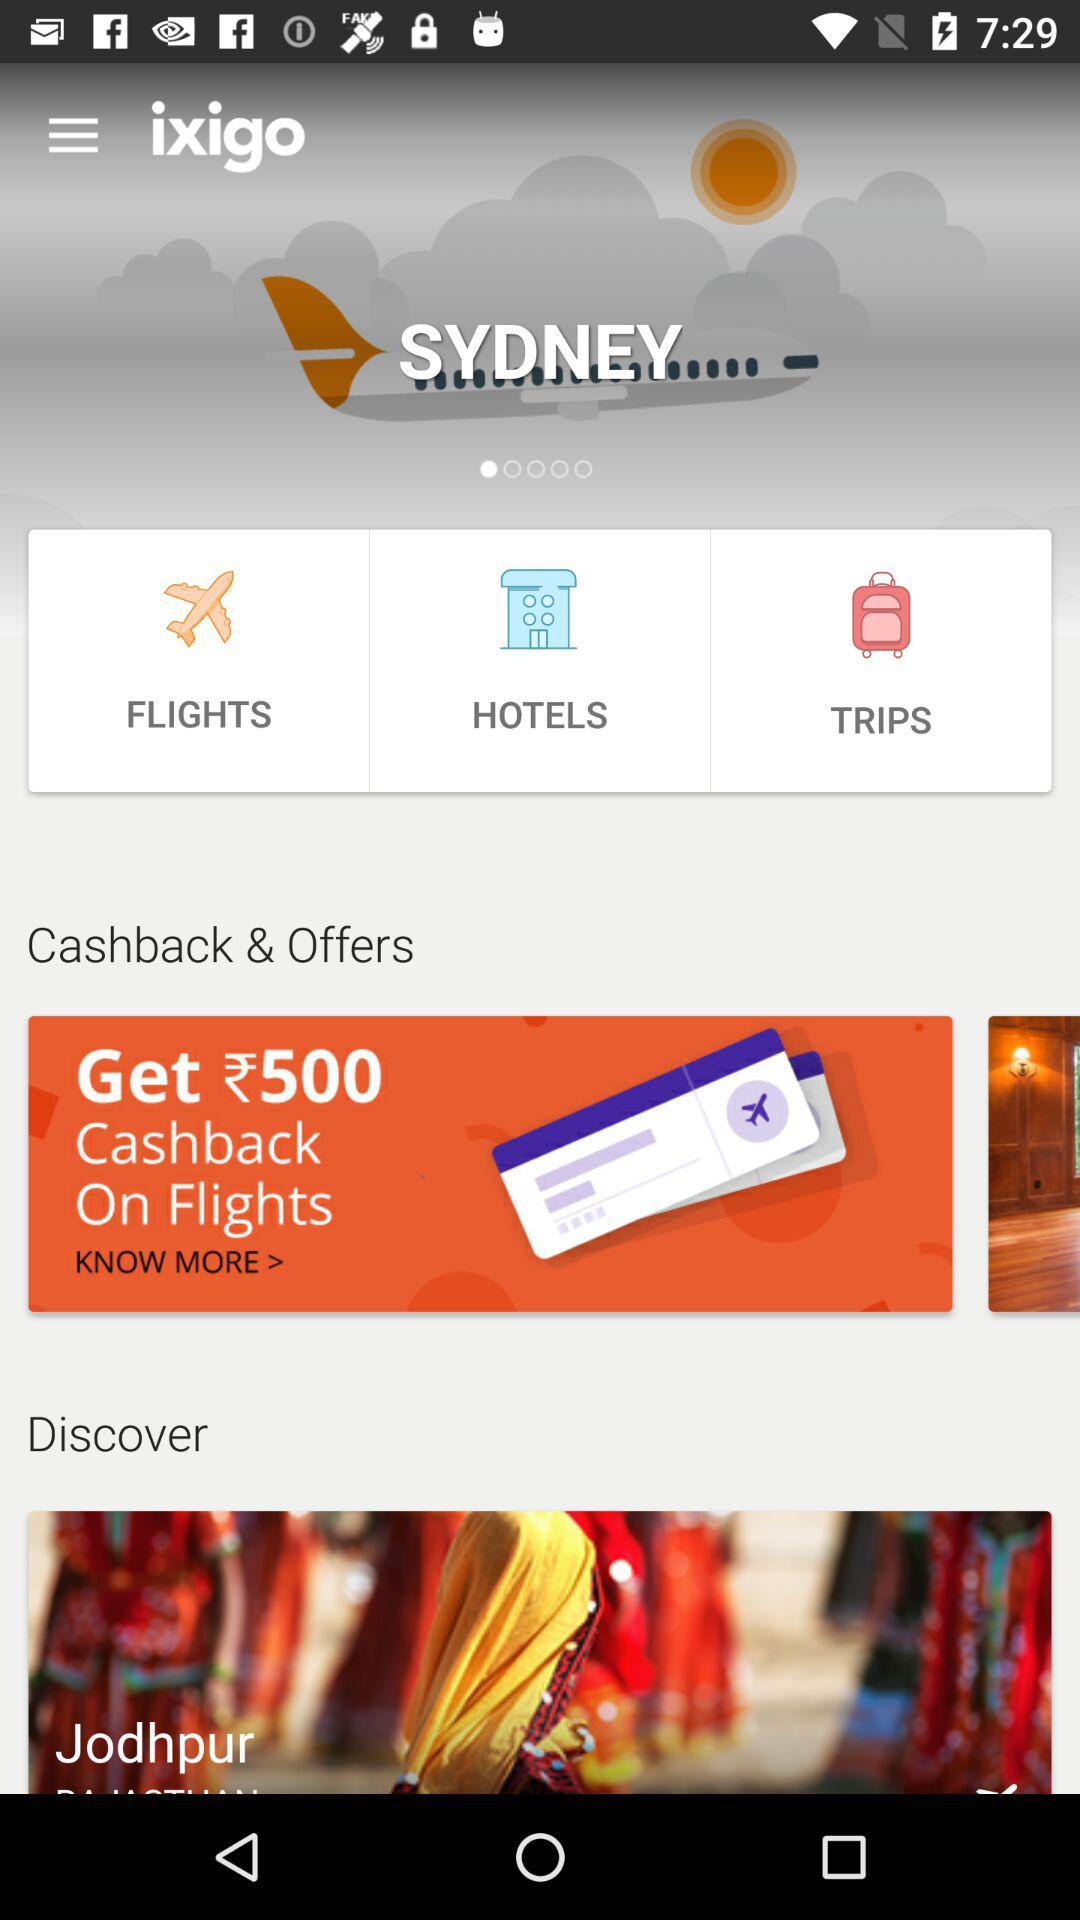 The height and width of the screenshot is (1920, 1080). Describe the element at coordinates (198, 660) in the screenshot. I see `the flights on the left` at that location.